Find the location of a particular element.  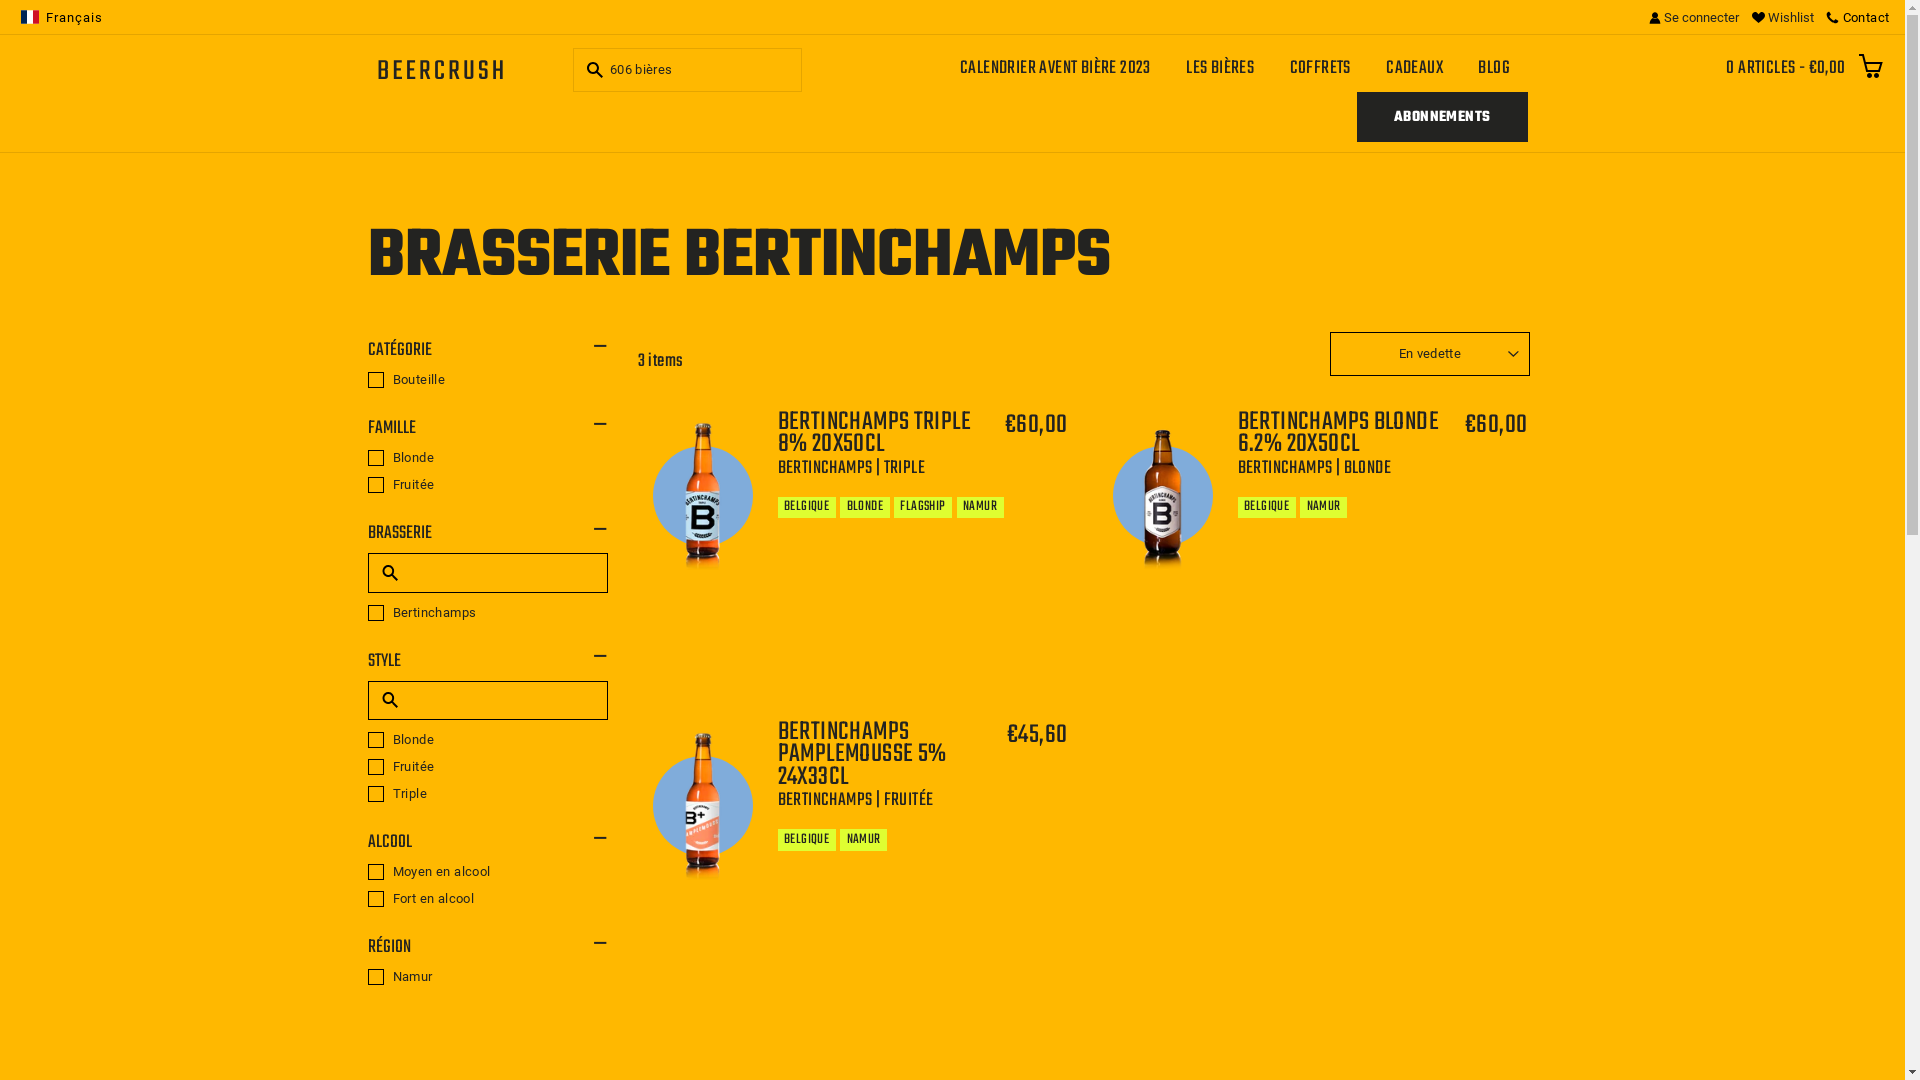

'Wishlist' is located at coordinates (1782, 16).